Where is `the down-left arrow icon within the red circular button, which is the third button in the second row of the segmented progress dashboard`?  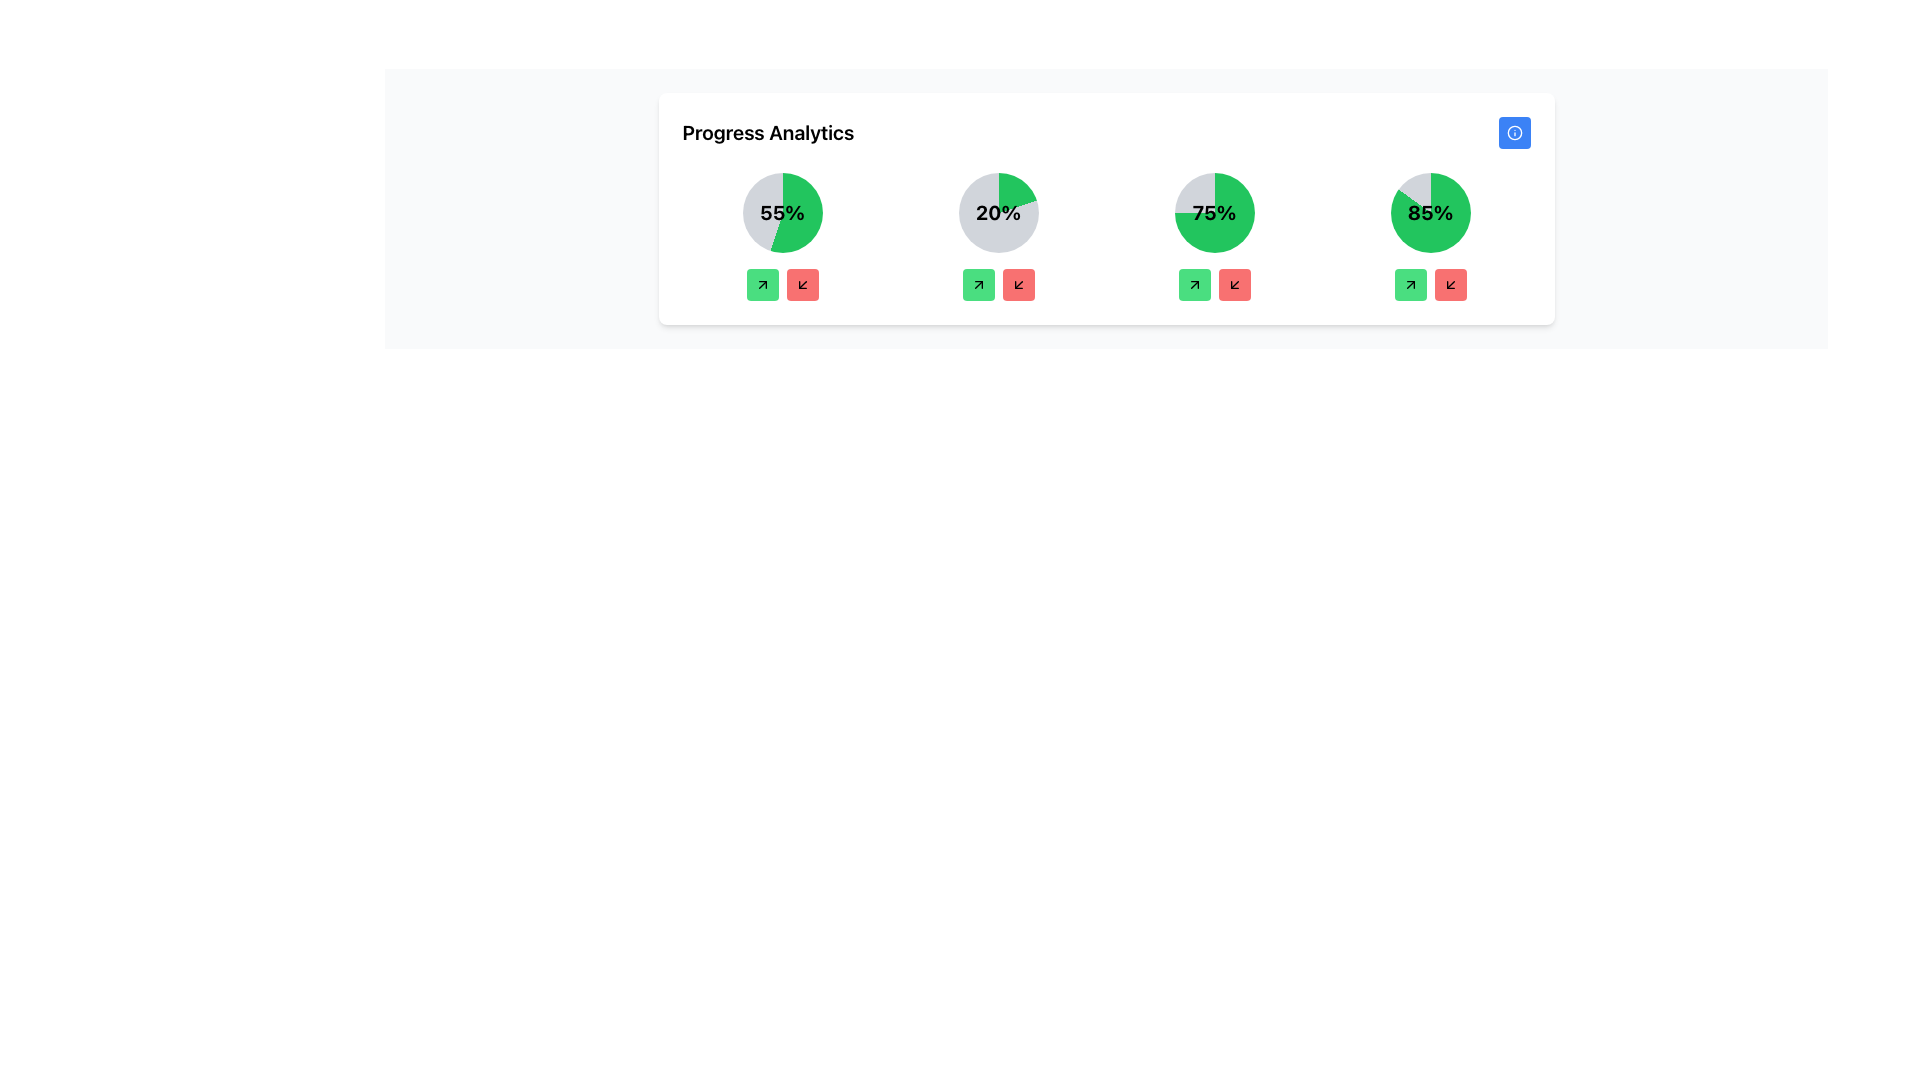
the down-left arrow icon within the red circular button, which is the third button in the second row of the segmented progress dashboard is located at coordinates (1018, 285).